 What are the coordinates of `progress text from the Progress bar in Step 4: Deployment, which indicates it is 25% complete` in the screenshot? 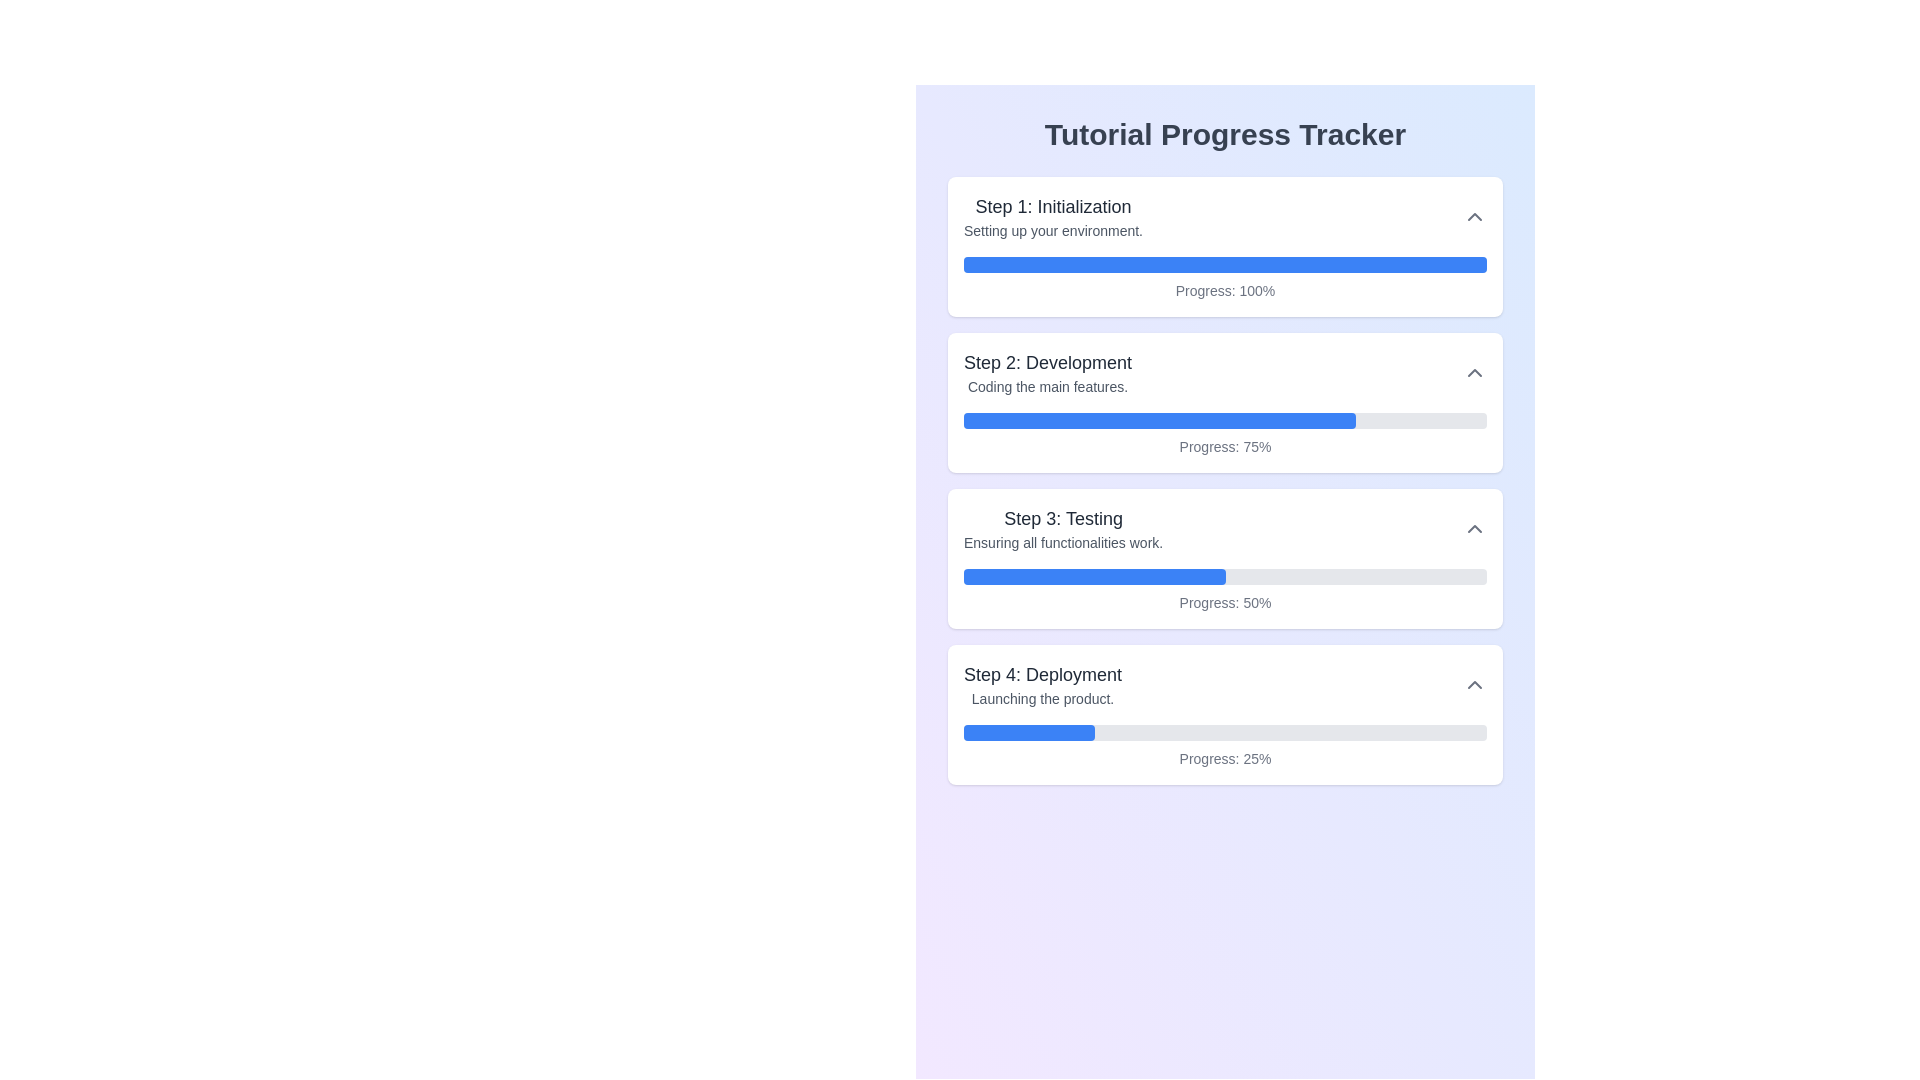 It's located at (1224, 747).